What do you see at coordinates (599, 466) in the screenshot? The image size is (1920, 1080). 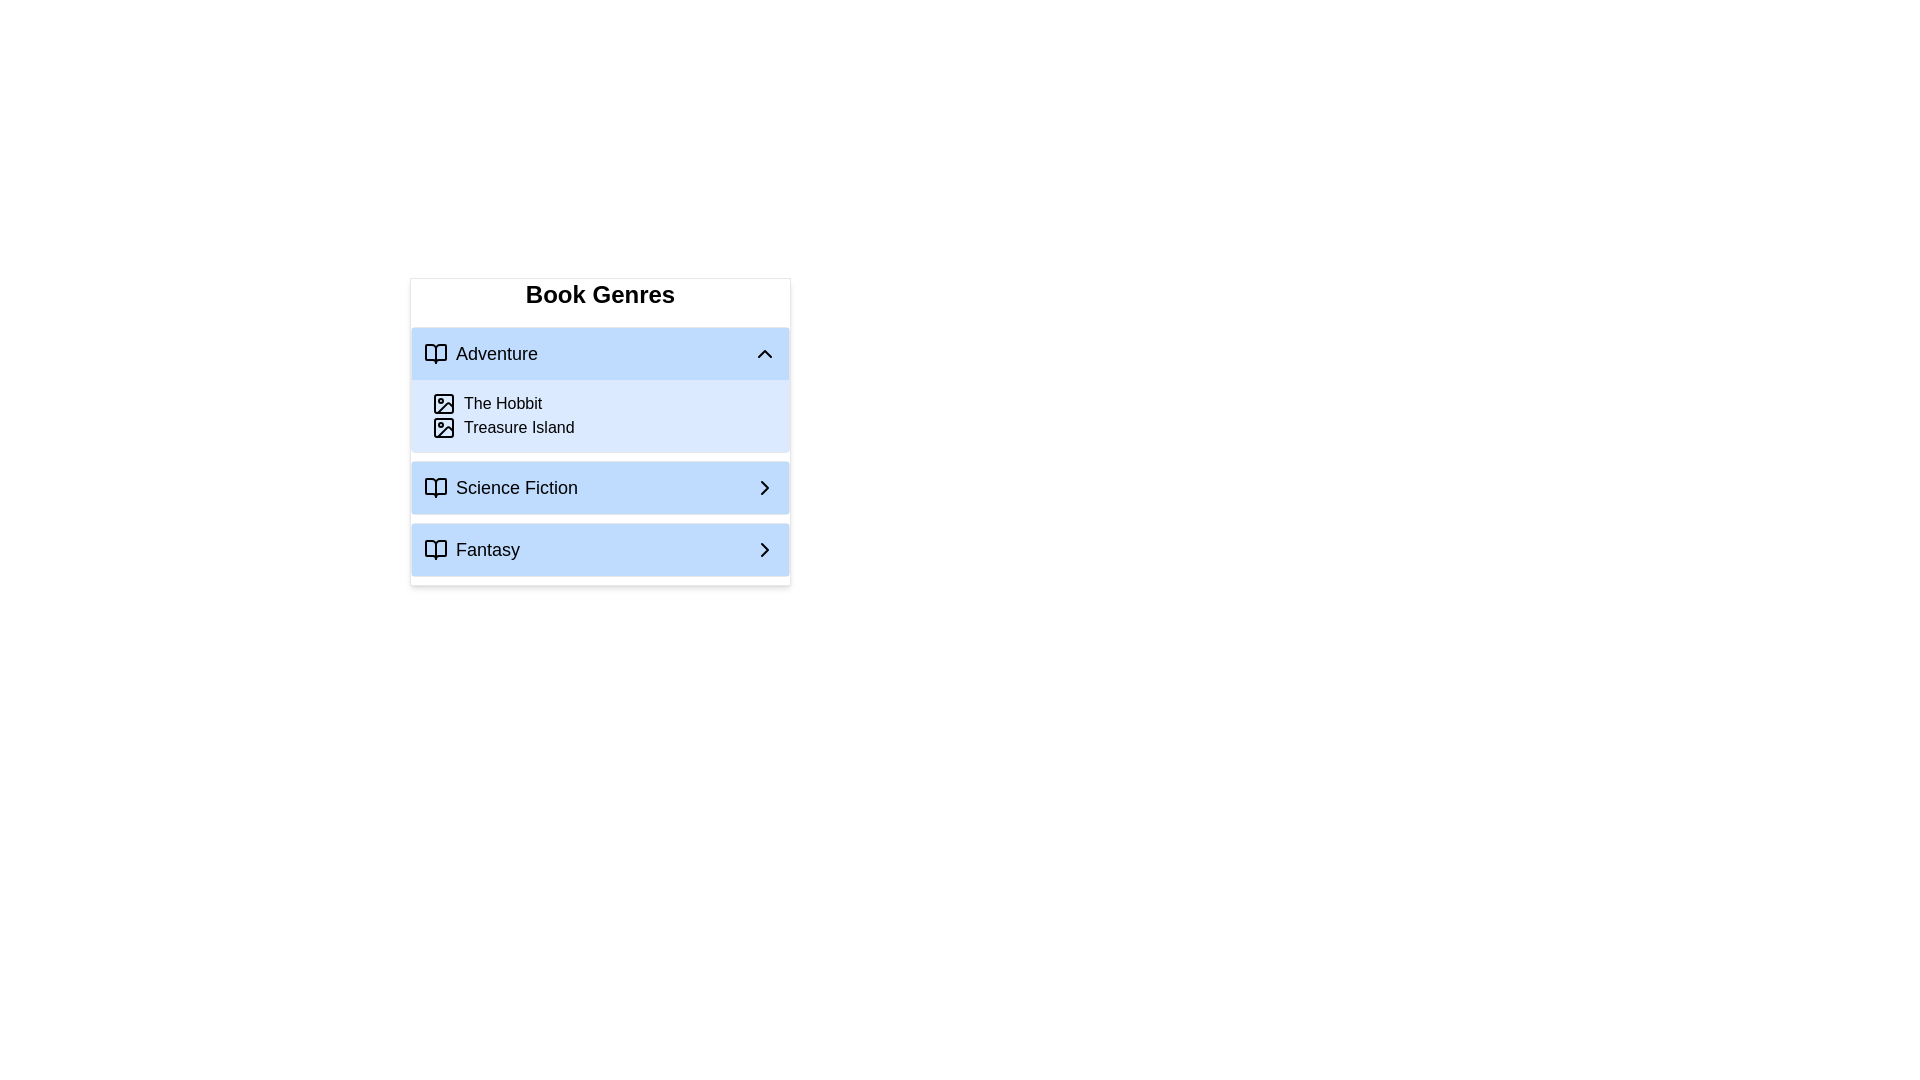 I see `the 'Science Fiction' menu item with a blue background and white text, located` at bounding box center [599, 466].